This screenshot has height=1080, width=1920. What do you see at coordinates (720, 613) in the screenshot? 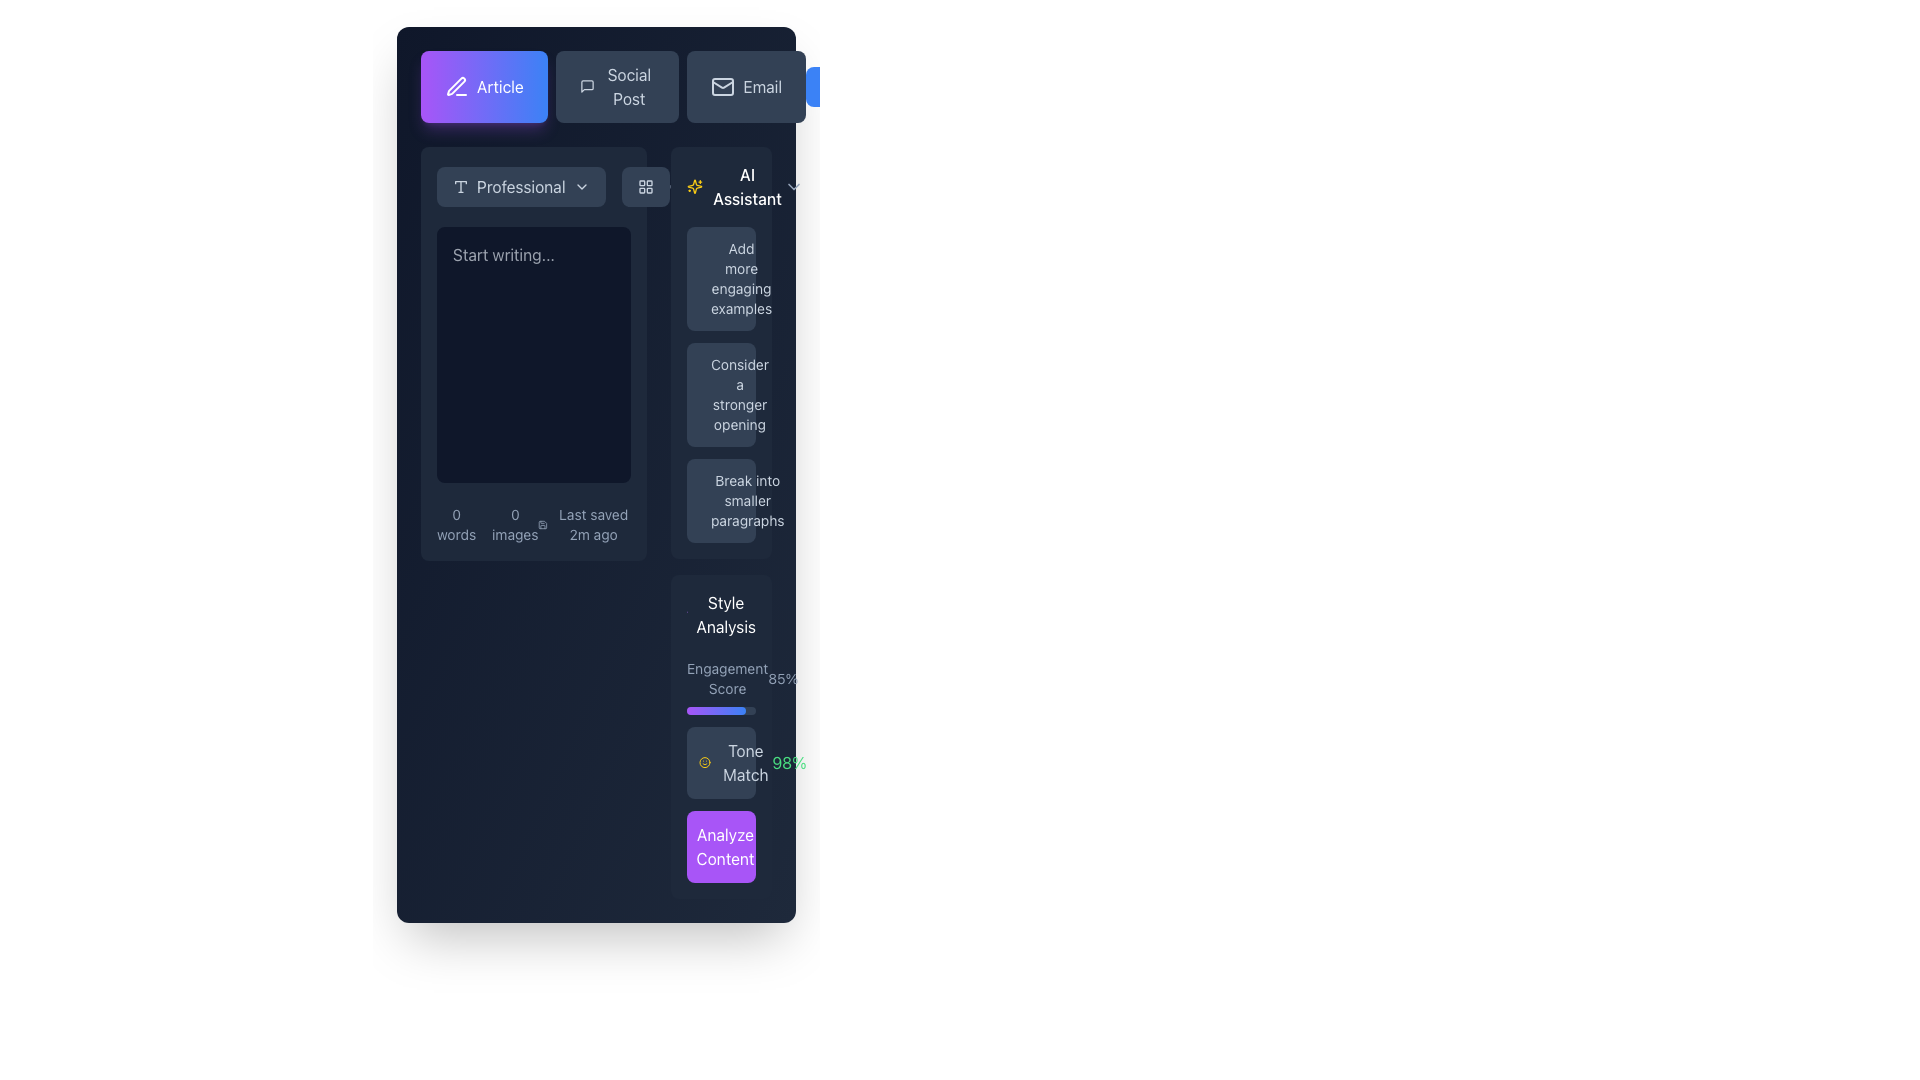
I see `the 'Style Analysis' label which features white text on a dark background and a purple palette icon to the left` at bounding box center [720, 613].